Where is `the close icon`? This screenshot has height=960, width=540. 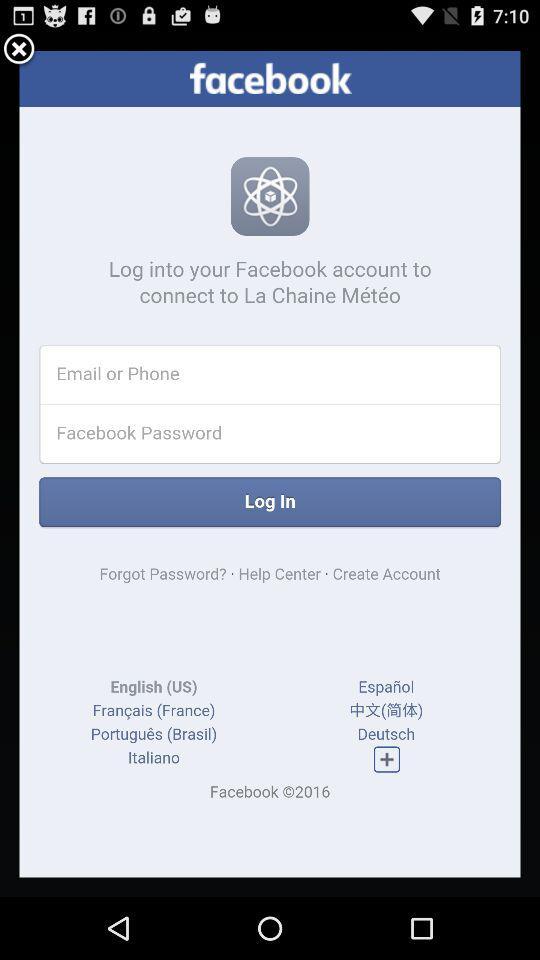
the close icon is located at coordinates (18, 53).